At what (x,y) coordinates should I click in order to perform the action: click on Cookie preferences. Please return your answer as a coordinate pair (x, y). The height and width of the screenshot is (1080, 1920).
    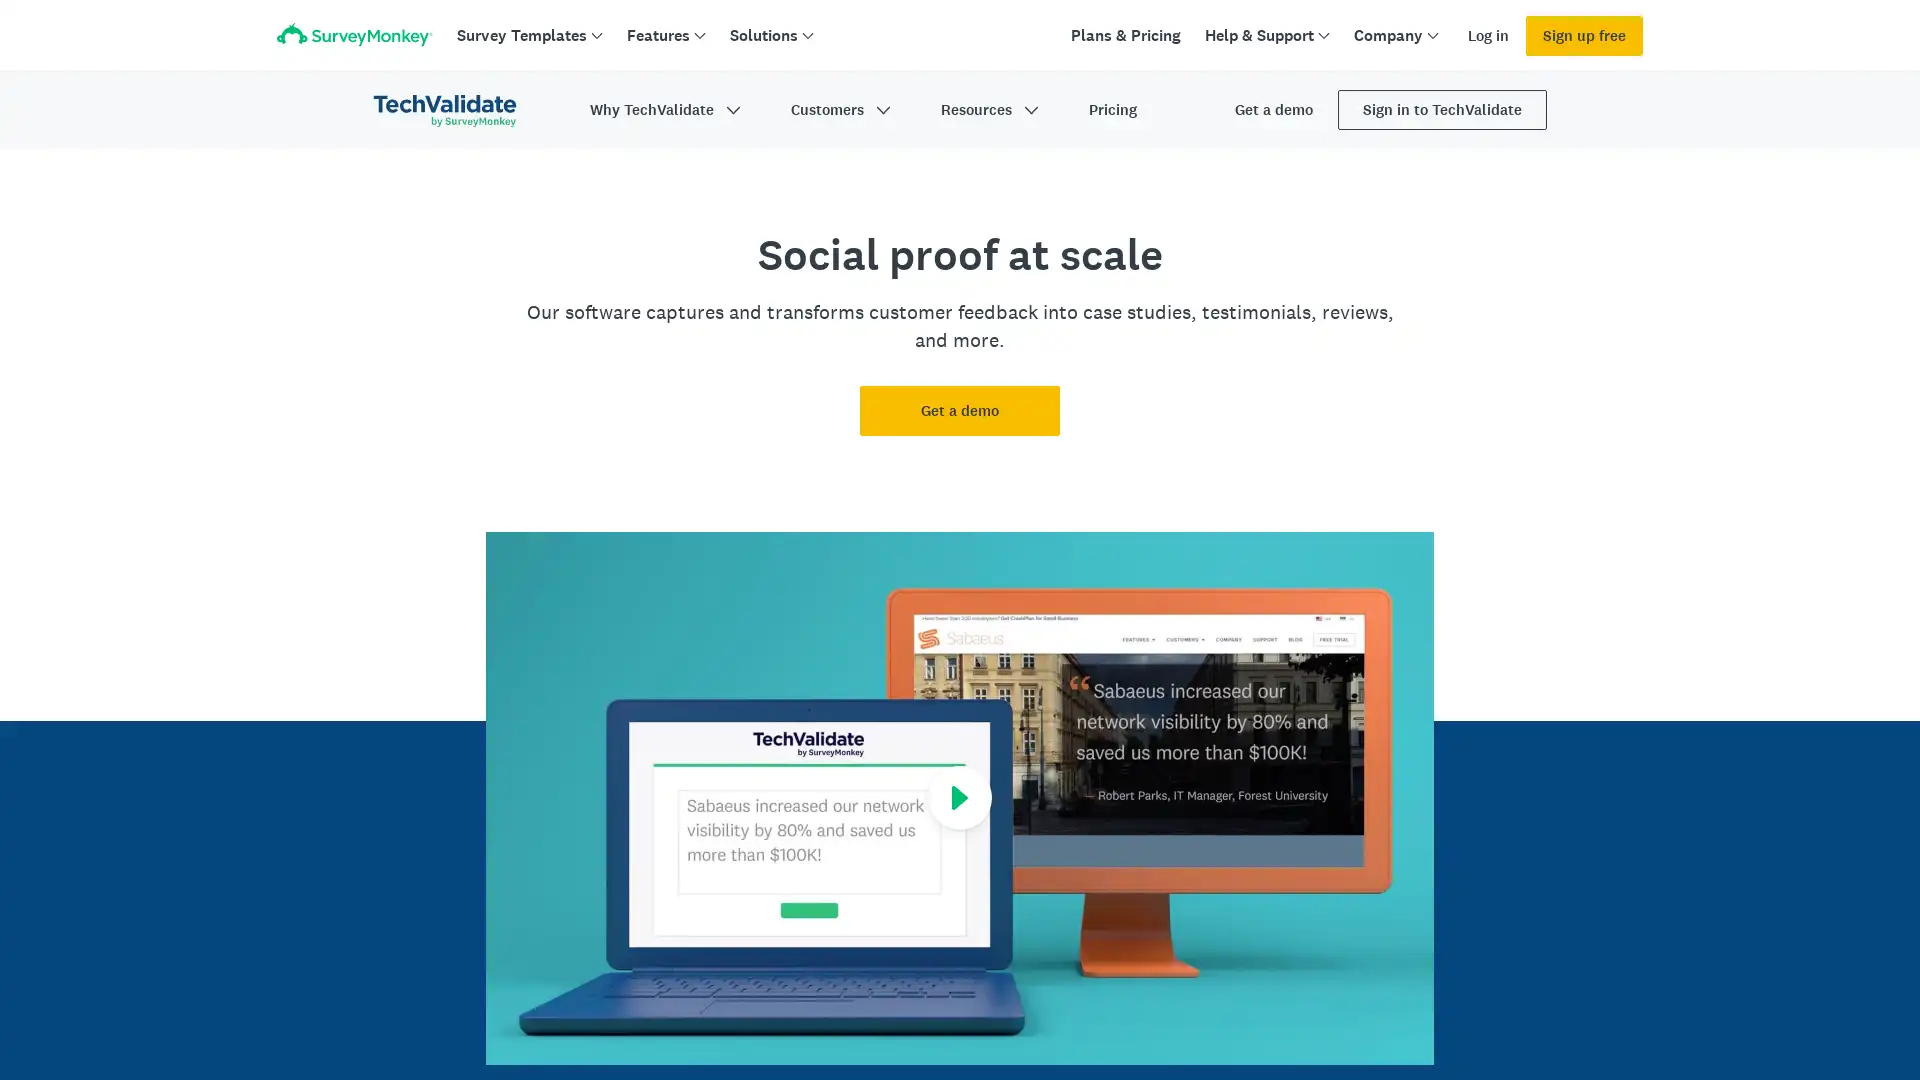
    Looking at the image, I should click on (1395, 1009).